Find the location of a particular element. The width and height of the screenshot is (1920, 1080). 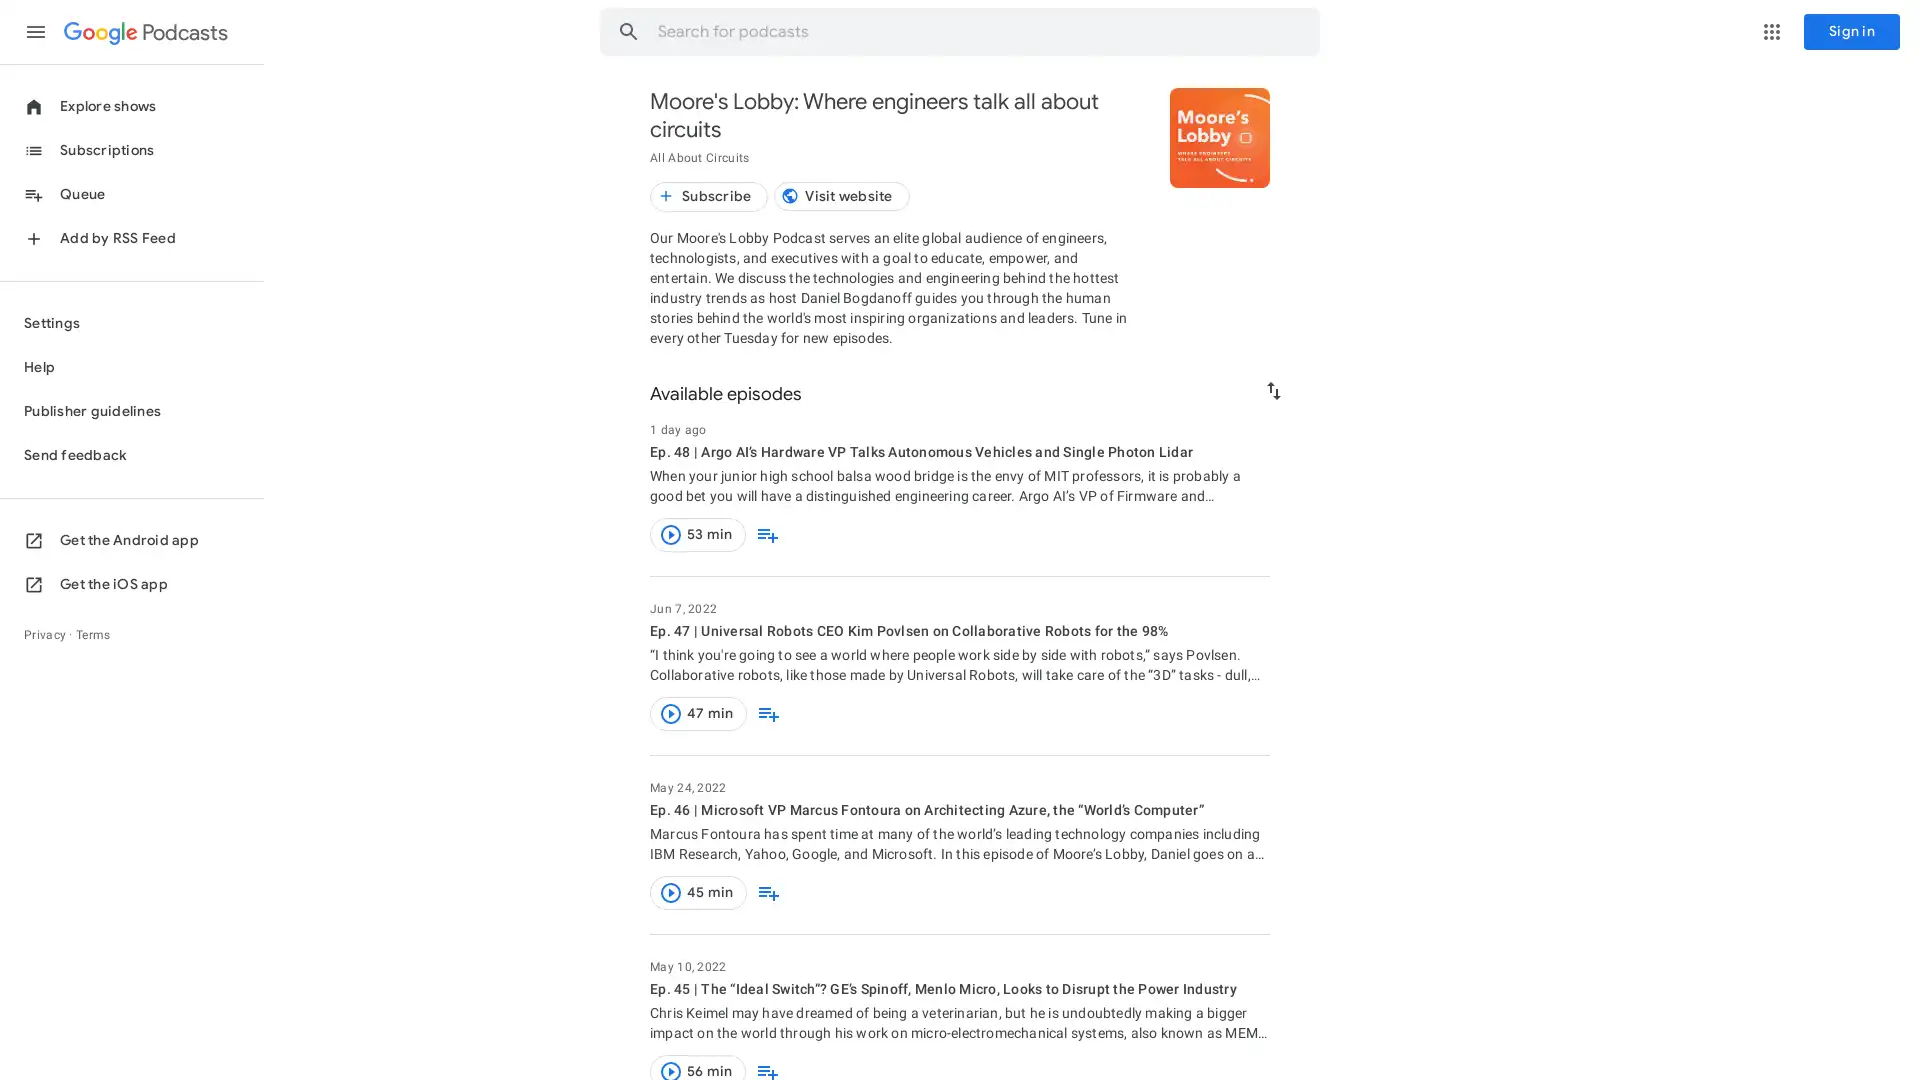

Play this episode is located at coordinates (671, 712).